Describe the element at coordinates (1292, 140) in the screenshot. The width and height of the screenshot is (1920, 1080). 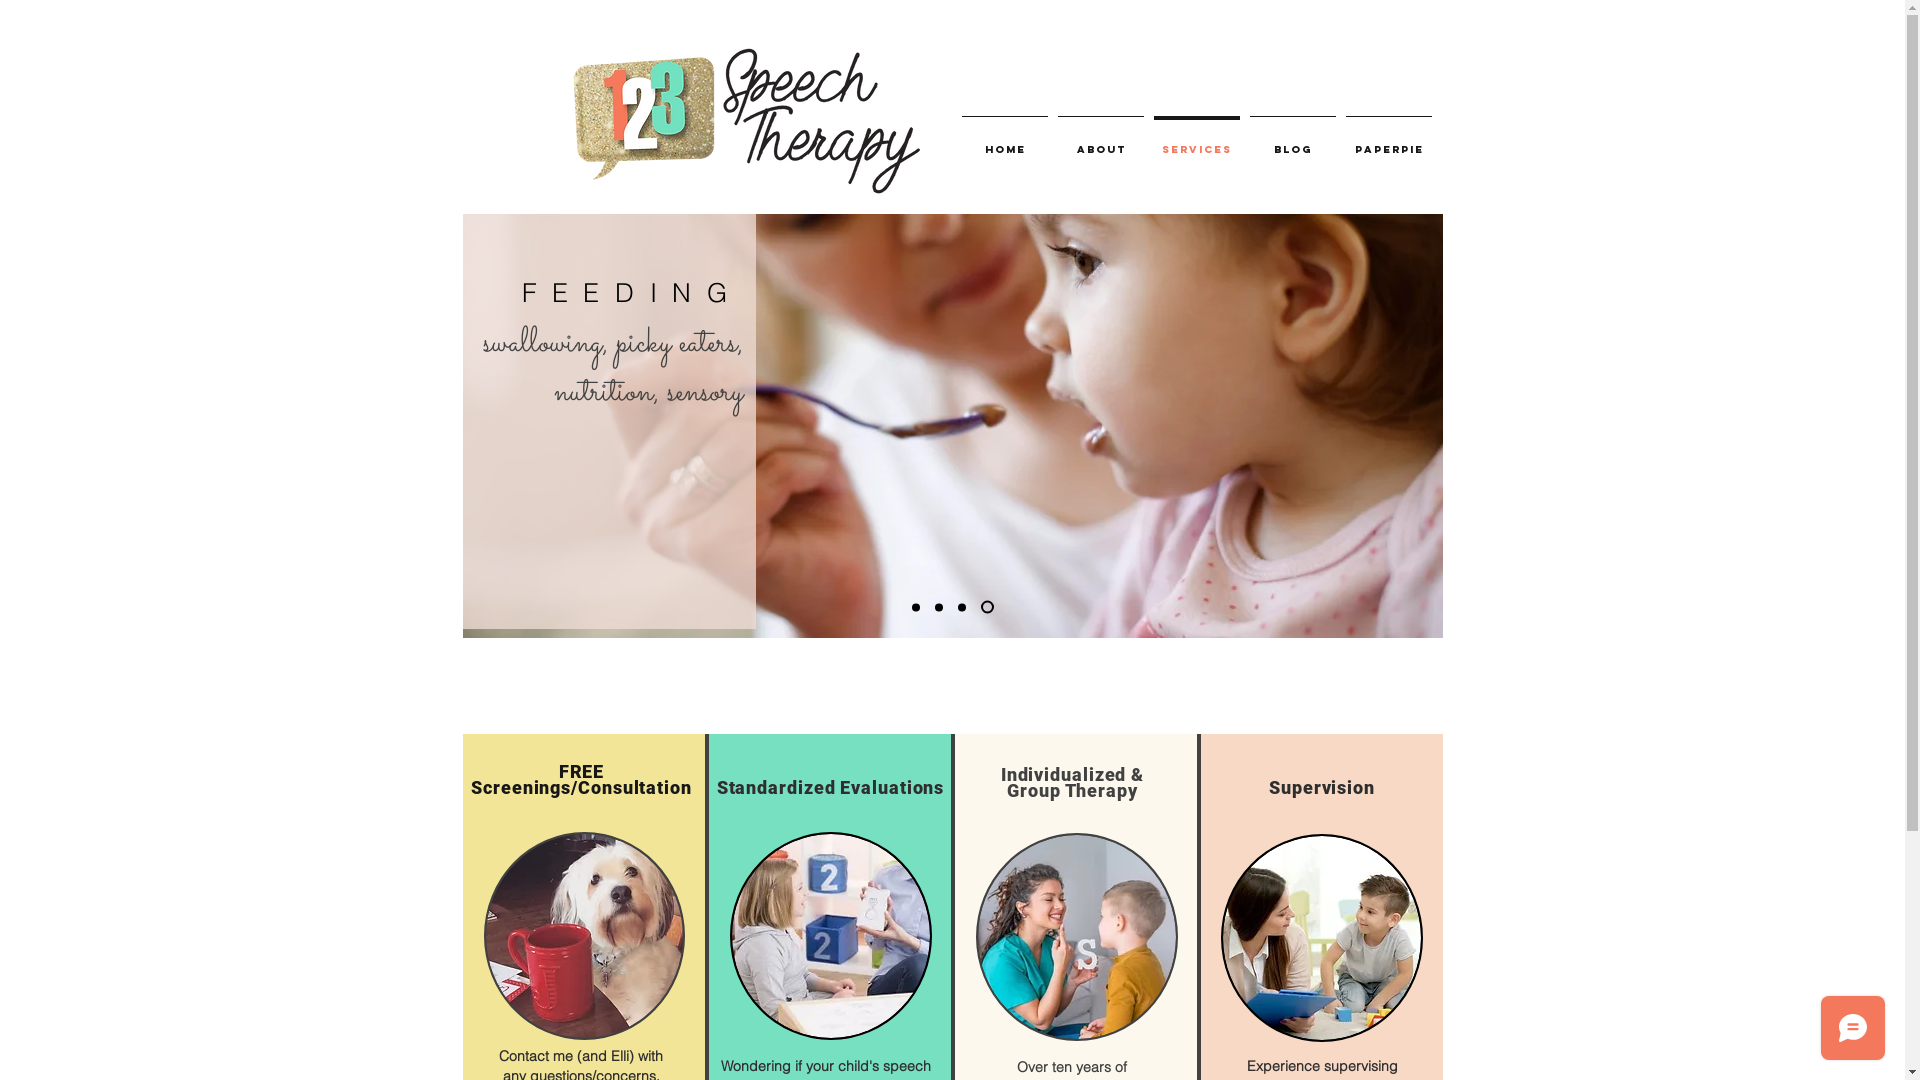
I see `'BLOG'` at that location.